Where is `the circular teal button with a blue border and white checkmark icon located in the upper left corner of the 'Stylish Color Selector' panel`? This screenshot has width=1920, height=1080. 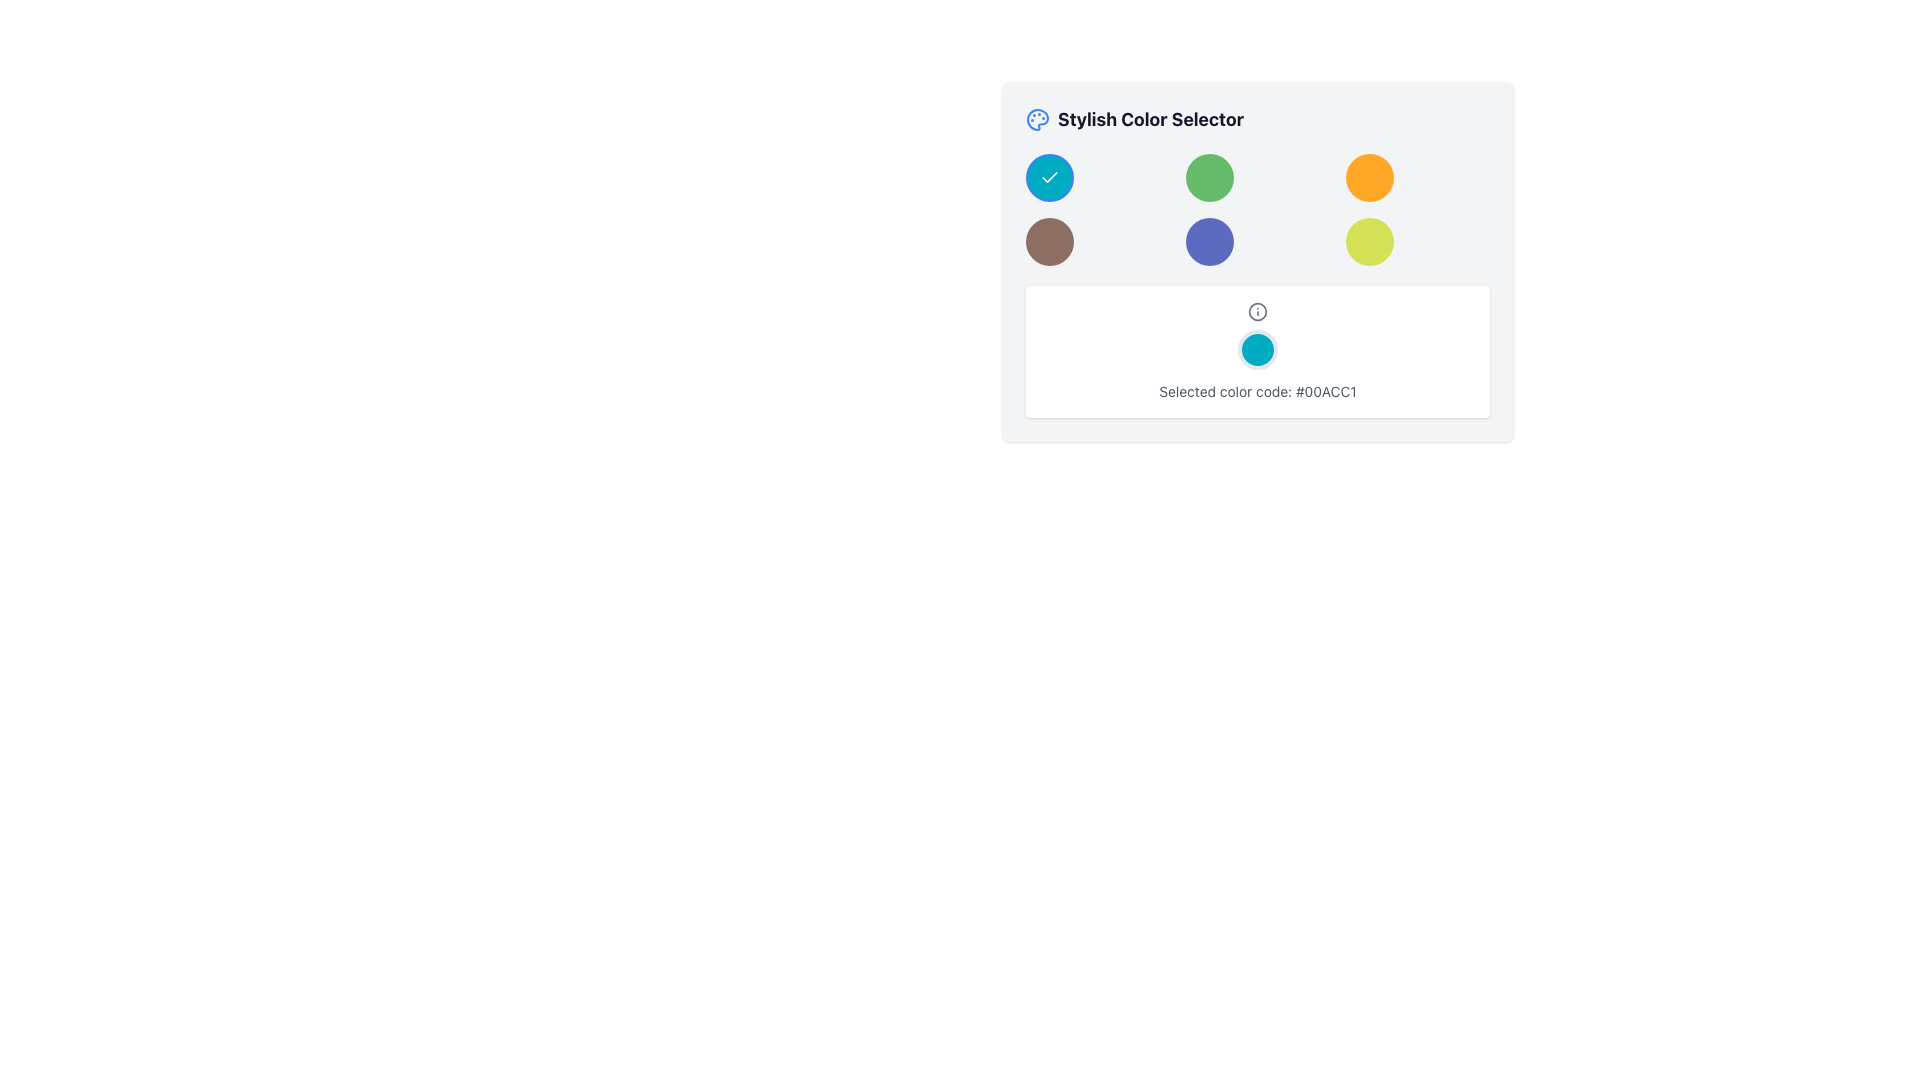
the circular teal button with a blue border and white checkmark icon located in the upper left corner of the 'Stylish Color Selector' panel is located at coordinates (1049, 176).